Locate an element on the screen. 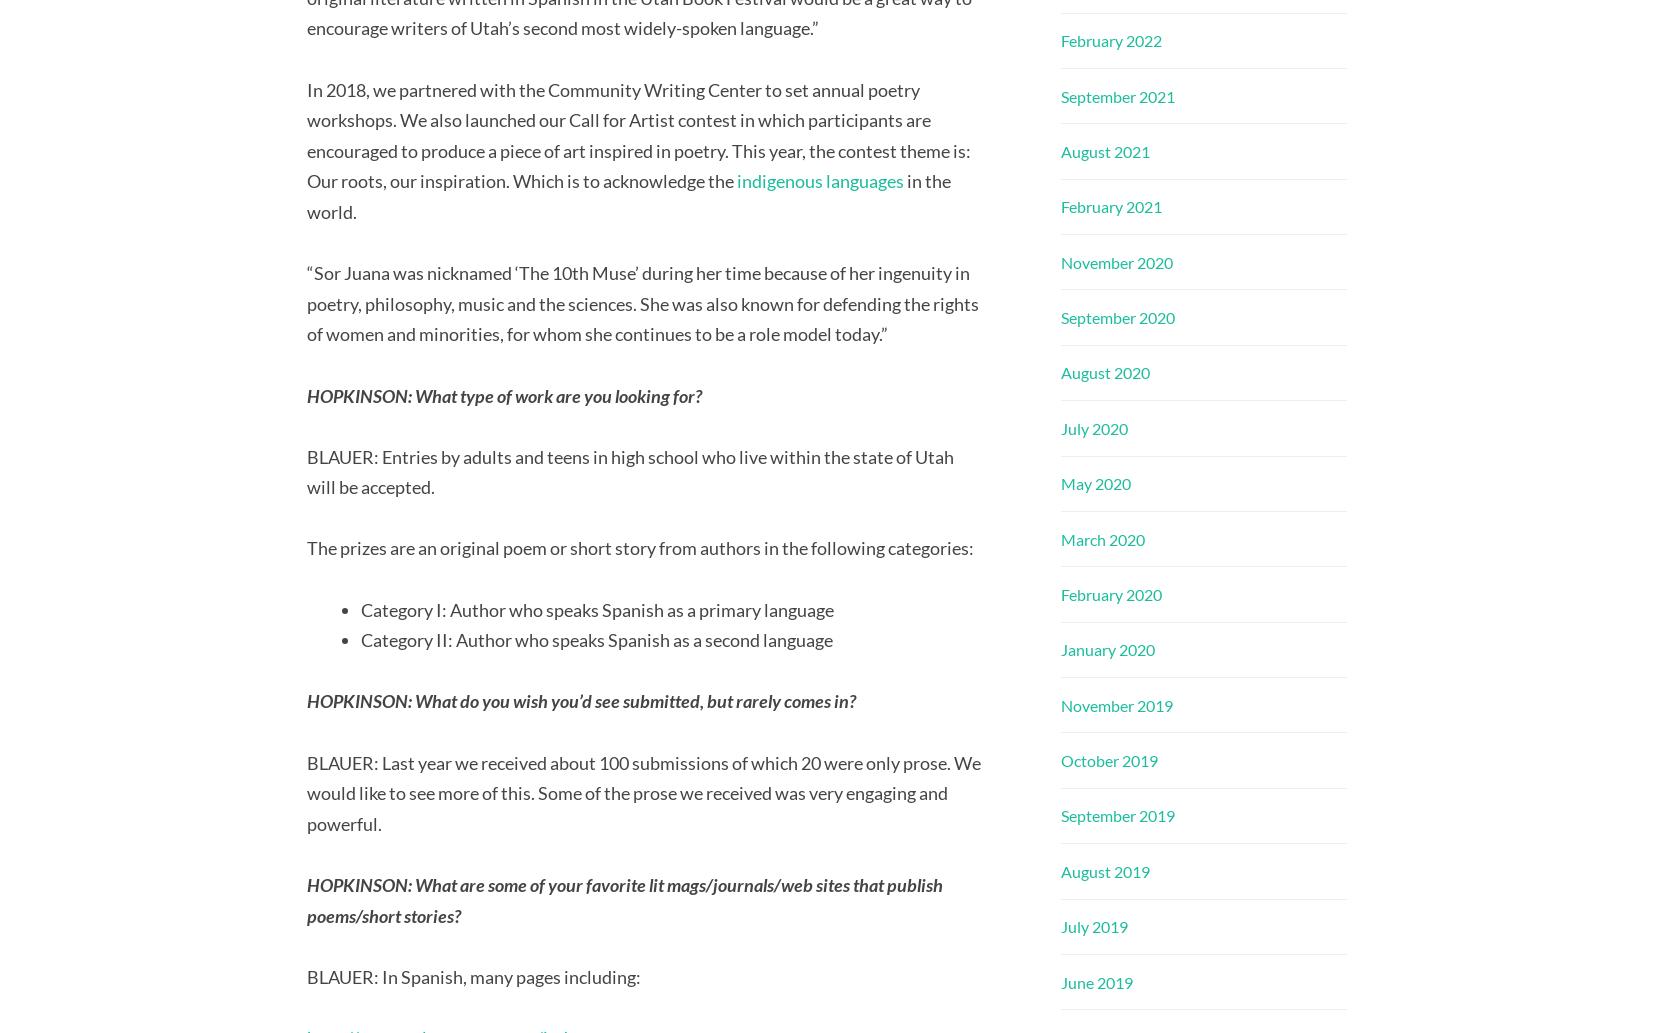 Image resolution: width=1653 pixels, height=1033 pixels. 'July 2020' is located at coordinates (1093, 427).